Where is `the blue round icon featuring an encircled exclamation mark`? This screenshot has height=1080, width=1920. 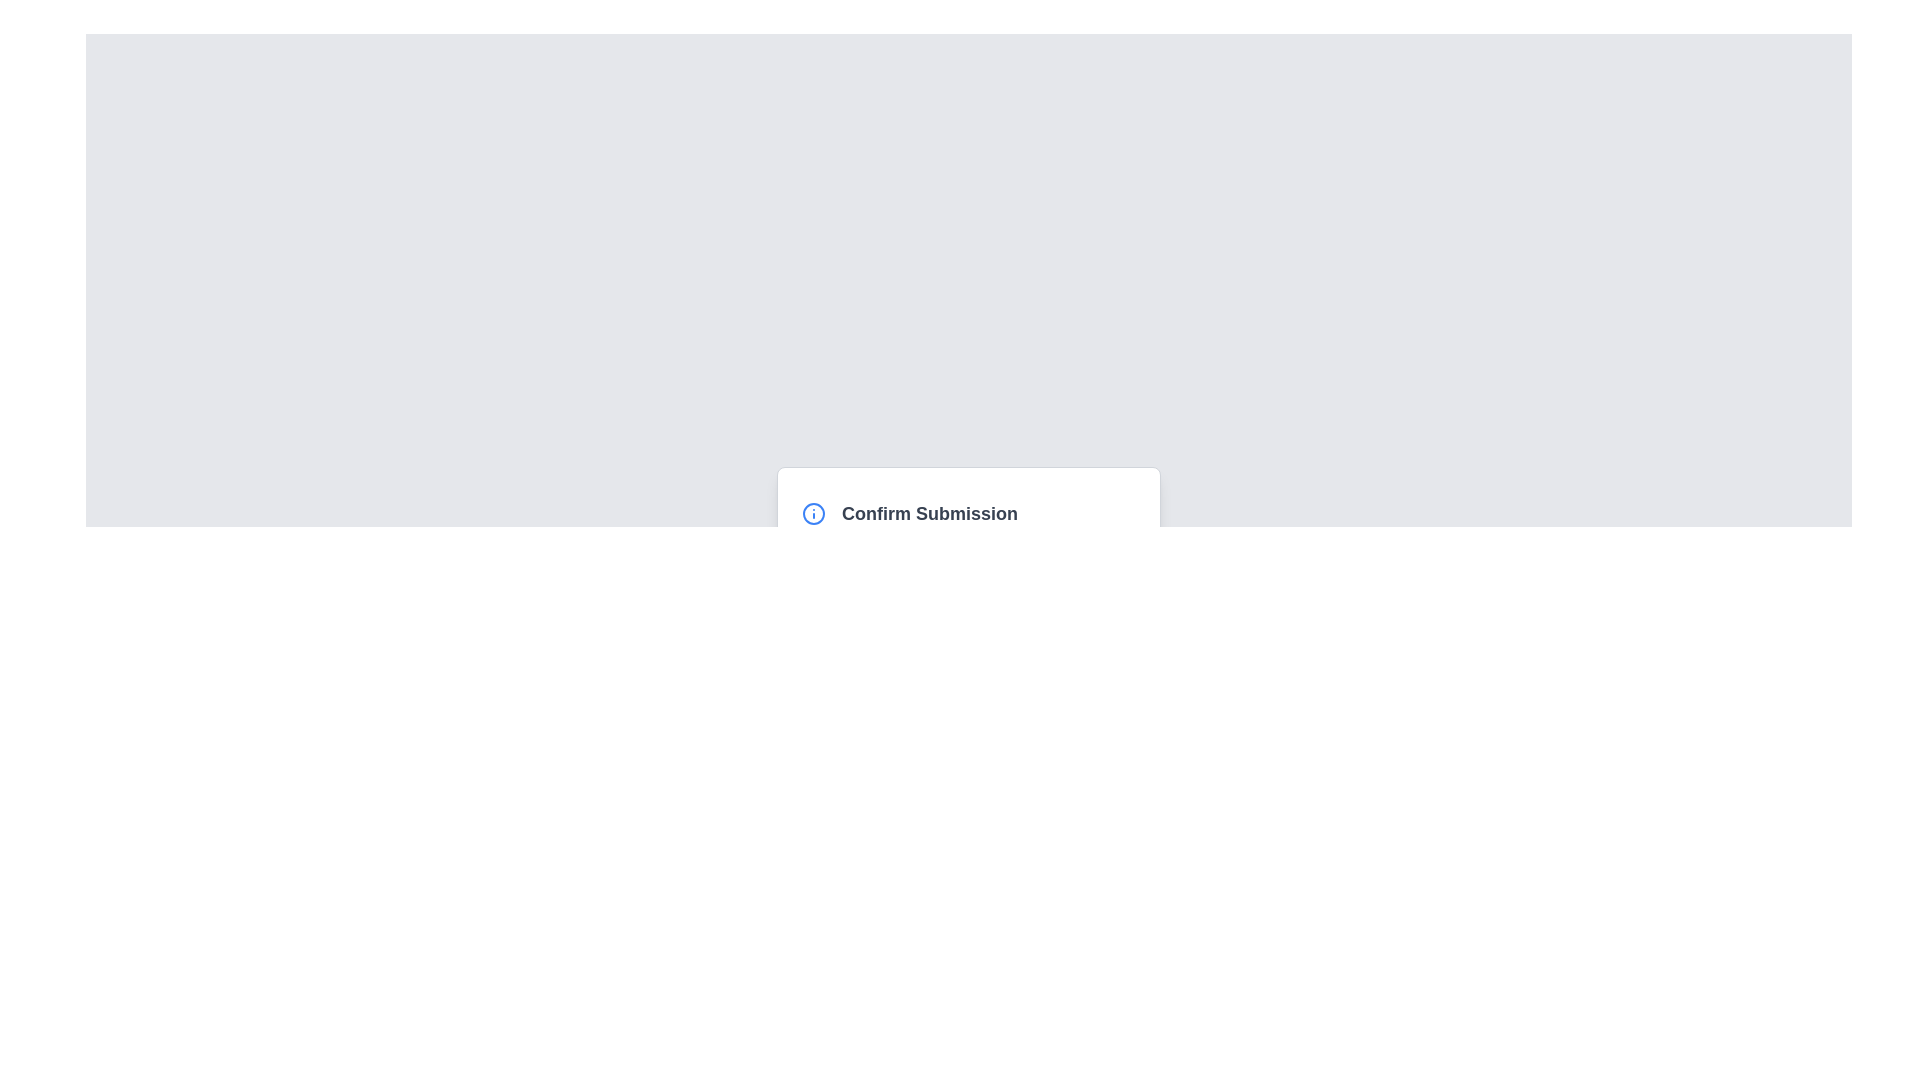
the blue round icon featuring an encircled exclamation mark is located at coordinates (814, 512).